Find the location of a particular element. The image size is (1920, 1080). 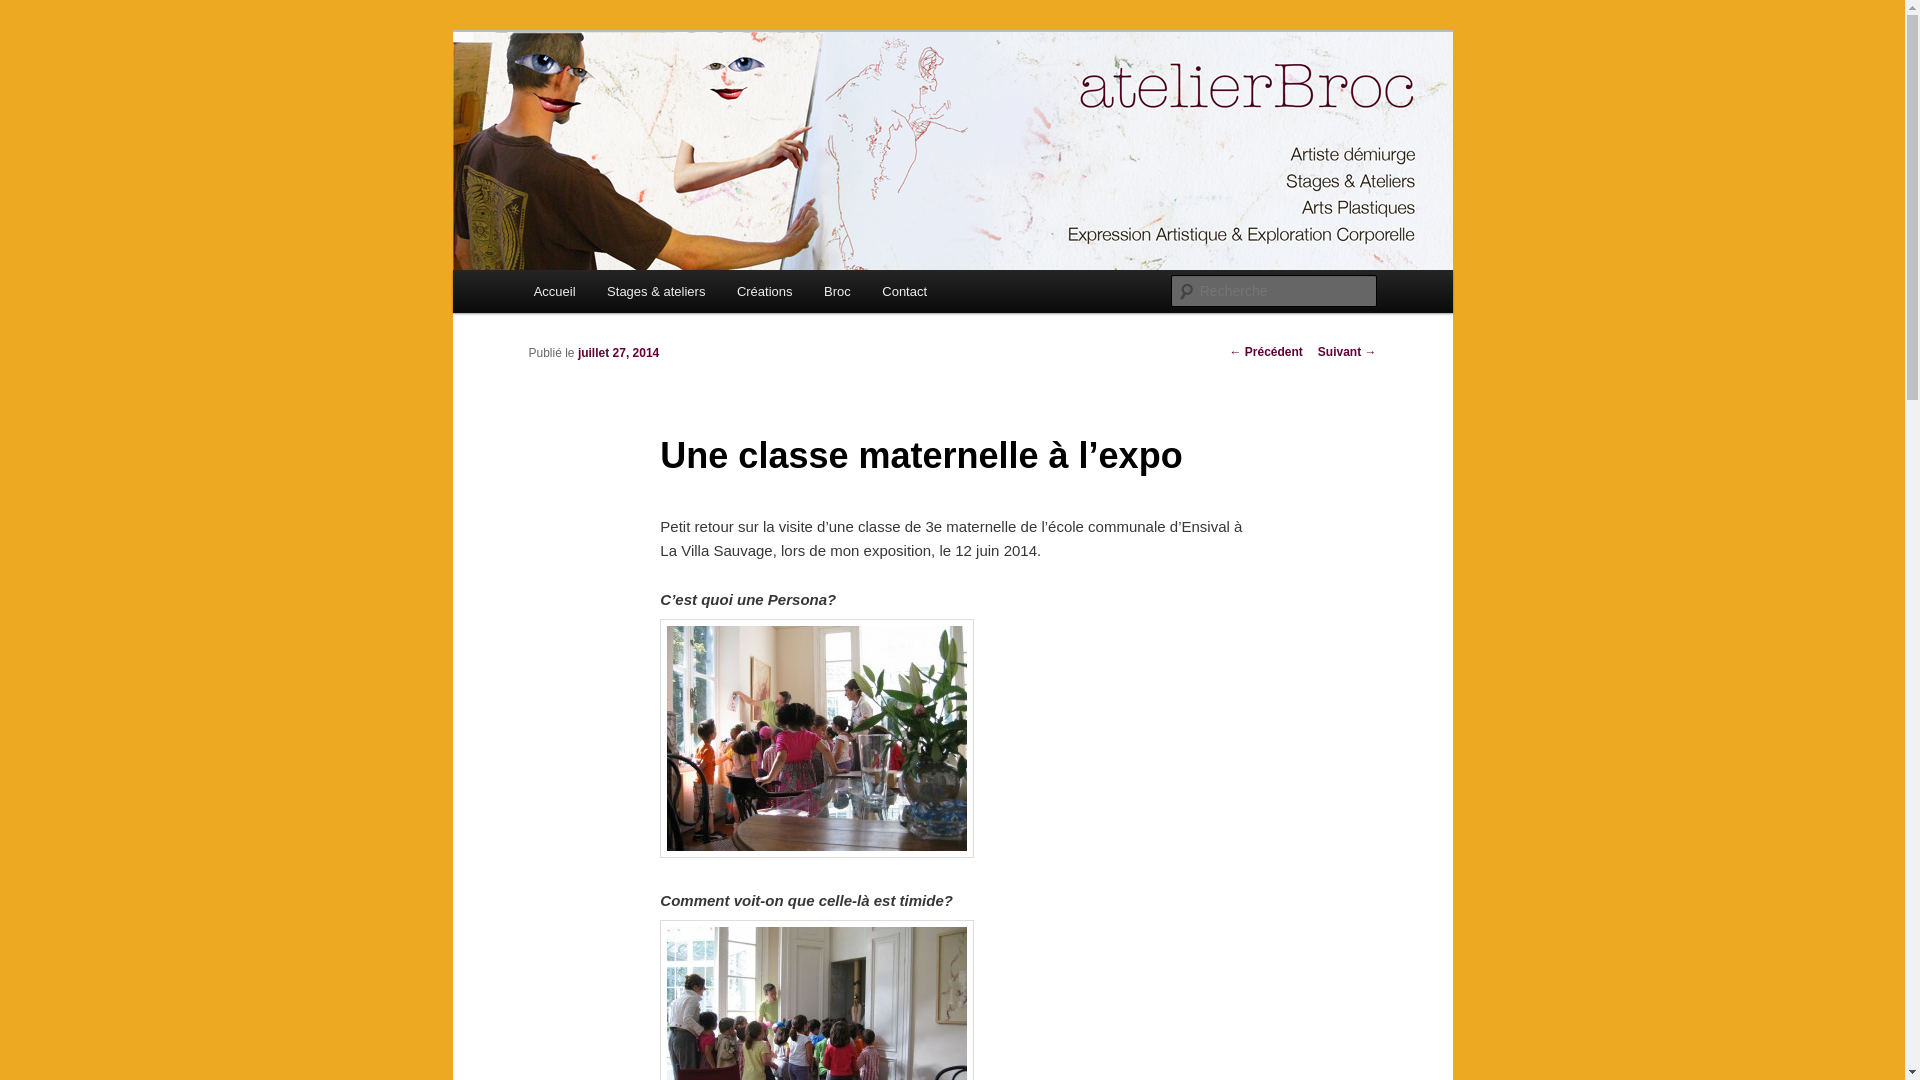

'Accueil' is located at coordinates (518, 291).